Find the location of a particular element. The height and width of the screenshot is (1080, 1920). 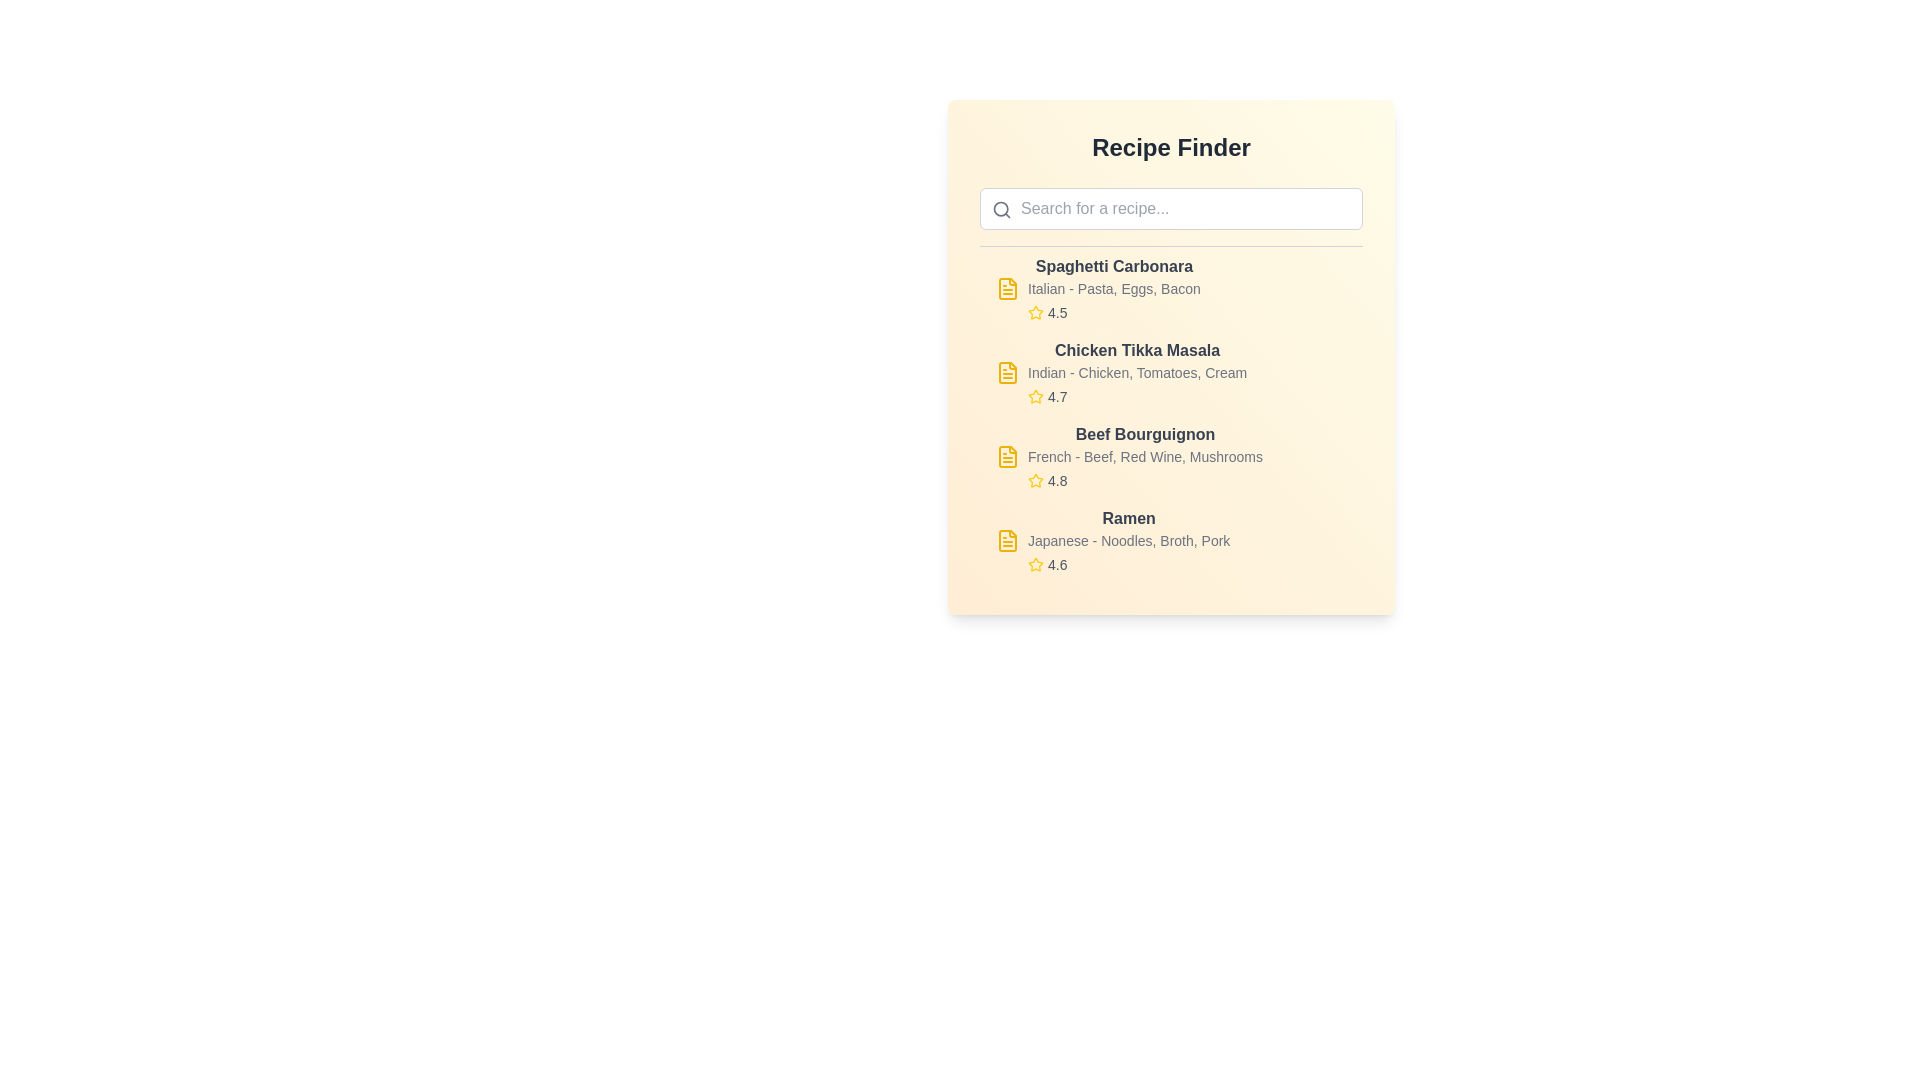

the visual indicator icon representing the recipe item 'Ramen', which is located to the left of the fourth recipe in the list is located at coordinates (1008, 540).